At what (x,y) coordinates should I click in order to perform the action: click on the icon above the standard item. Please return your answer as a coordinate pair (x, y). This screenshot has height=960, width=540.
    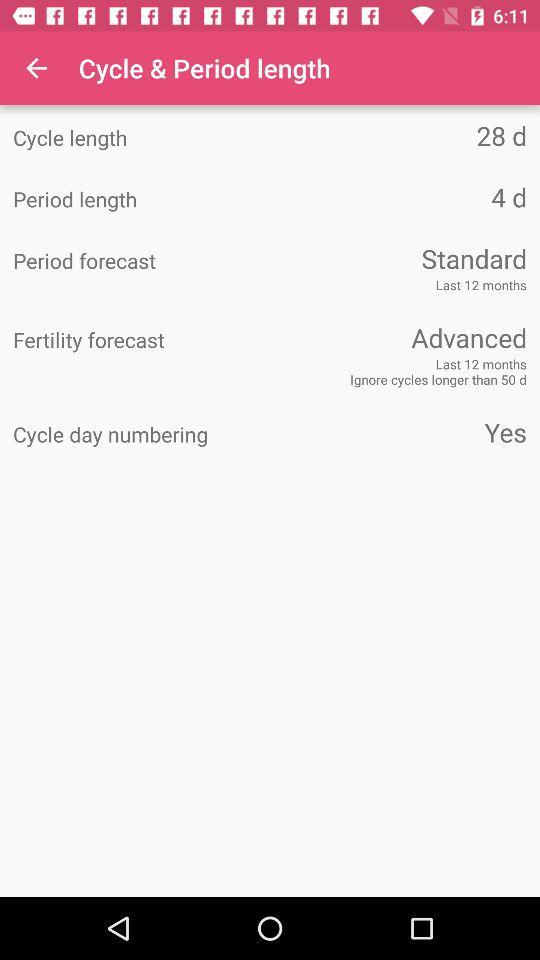
    Looking at the image, I should click on (398, 197).